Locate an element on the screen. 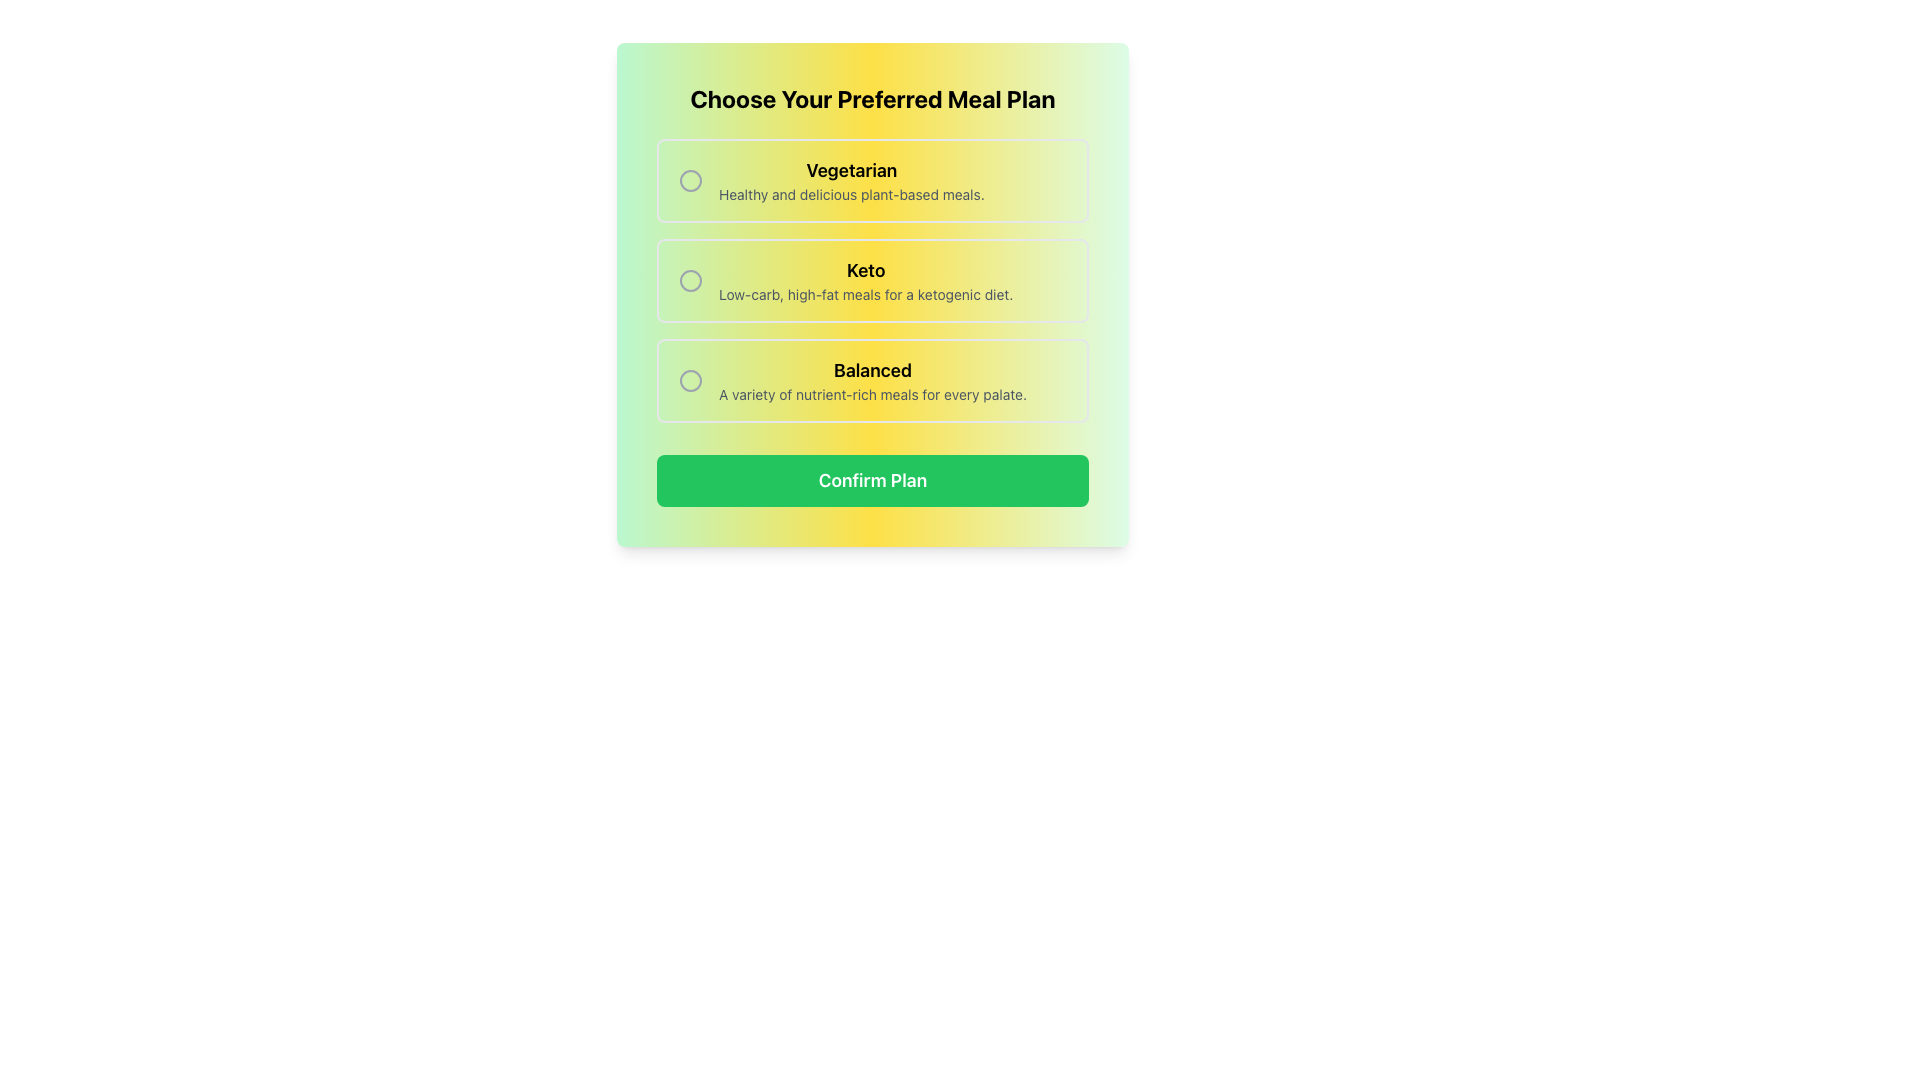 Image resolution: width=1920 pixels, height=1080 pixels. the 'Confirm Plan' button, which has a green background and white text is located at coordinates (873, 481).